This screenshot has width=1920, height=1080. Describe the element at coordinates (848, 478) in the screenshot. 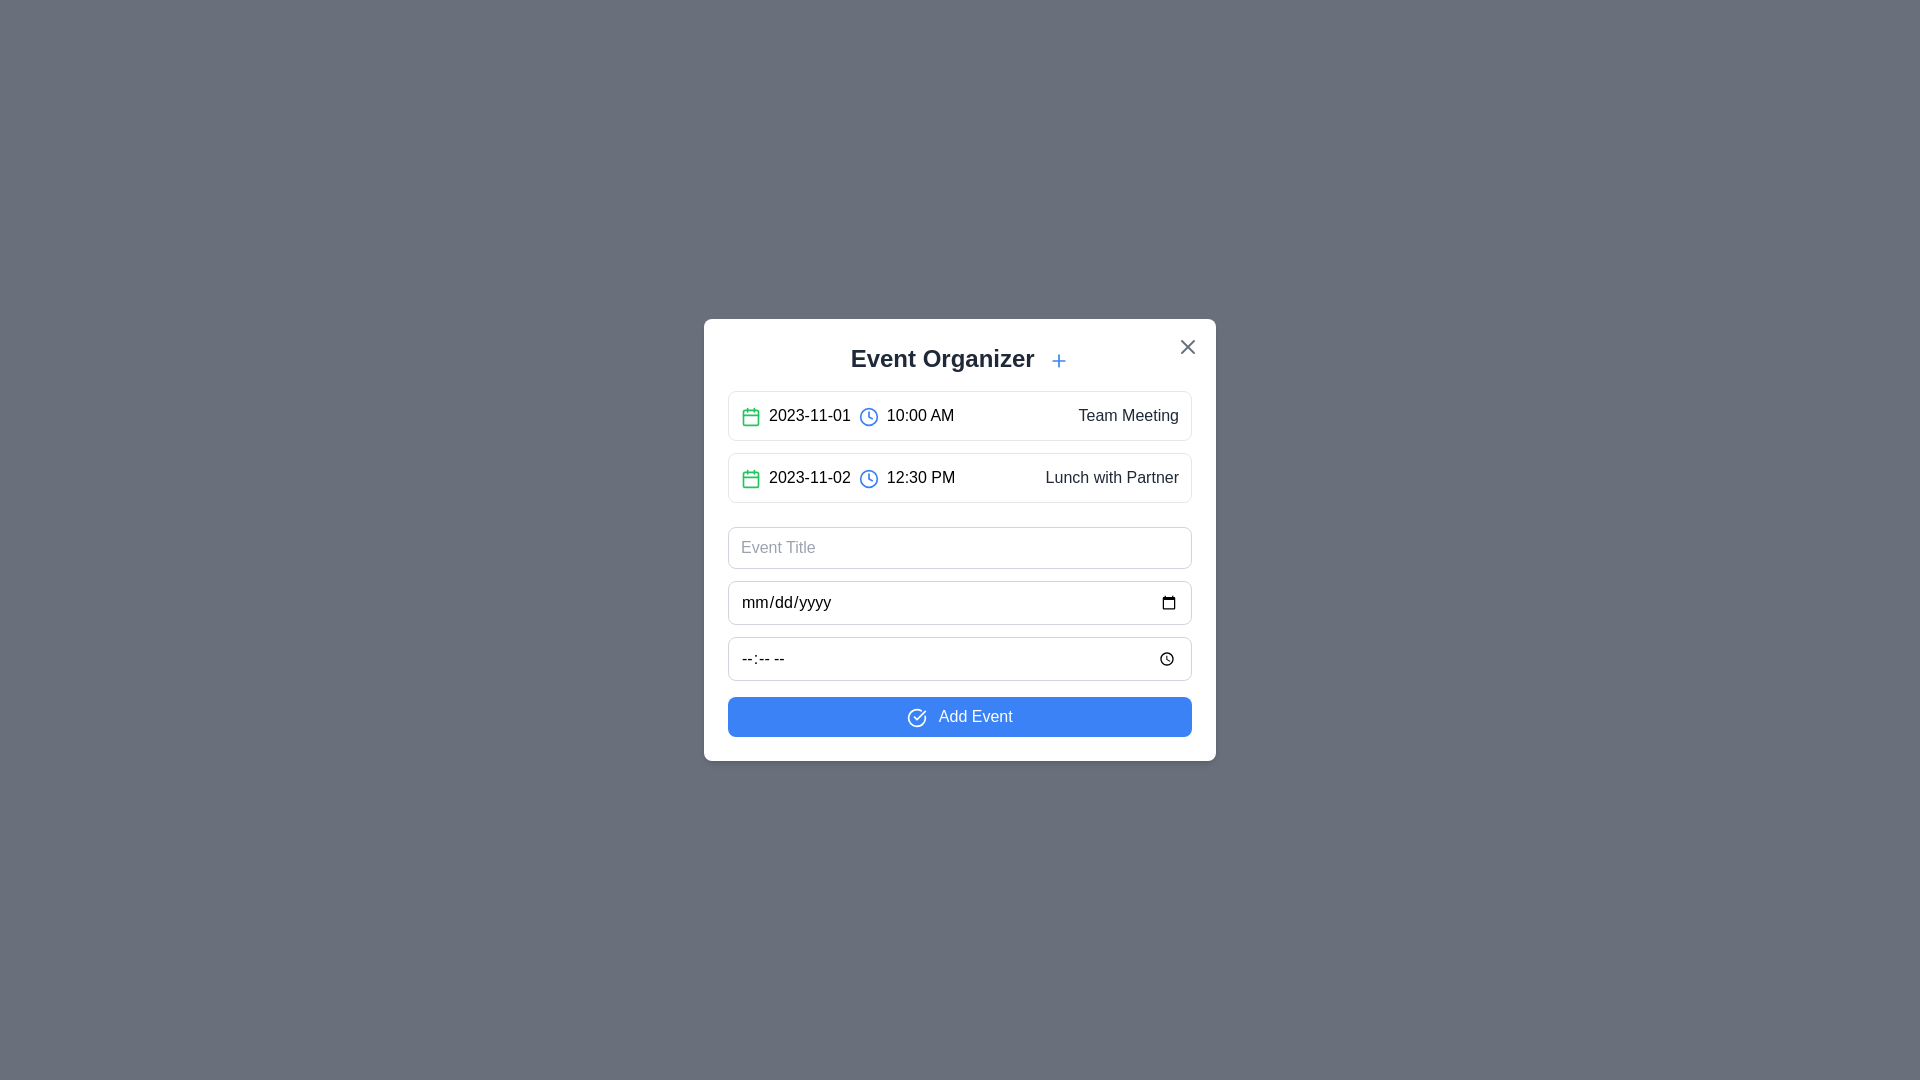

I see `the text element displaying '2023-11-02 12:30 PM' with the green calendar icon and blue clock icon, located in the 'Event Organizer' interface` at that location.